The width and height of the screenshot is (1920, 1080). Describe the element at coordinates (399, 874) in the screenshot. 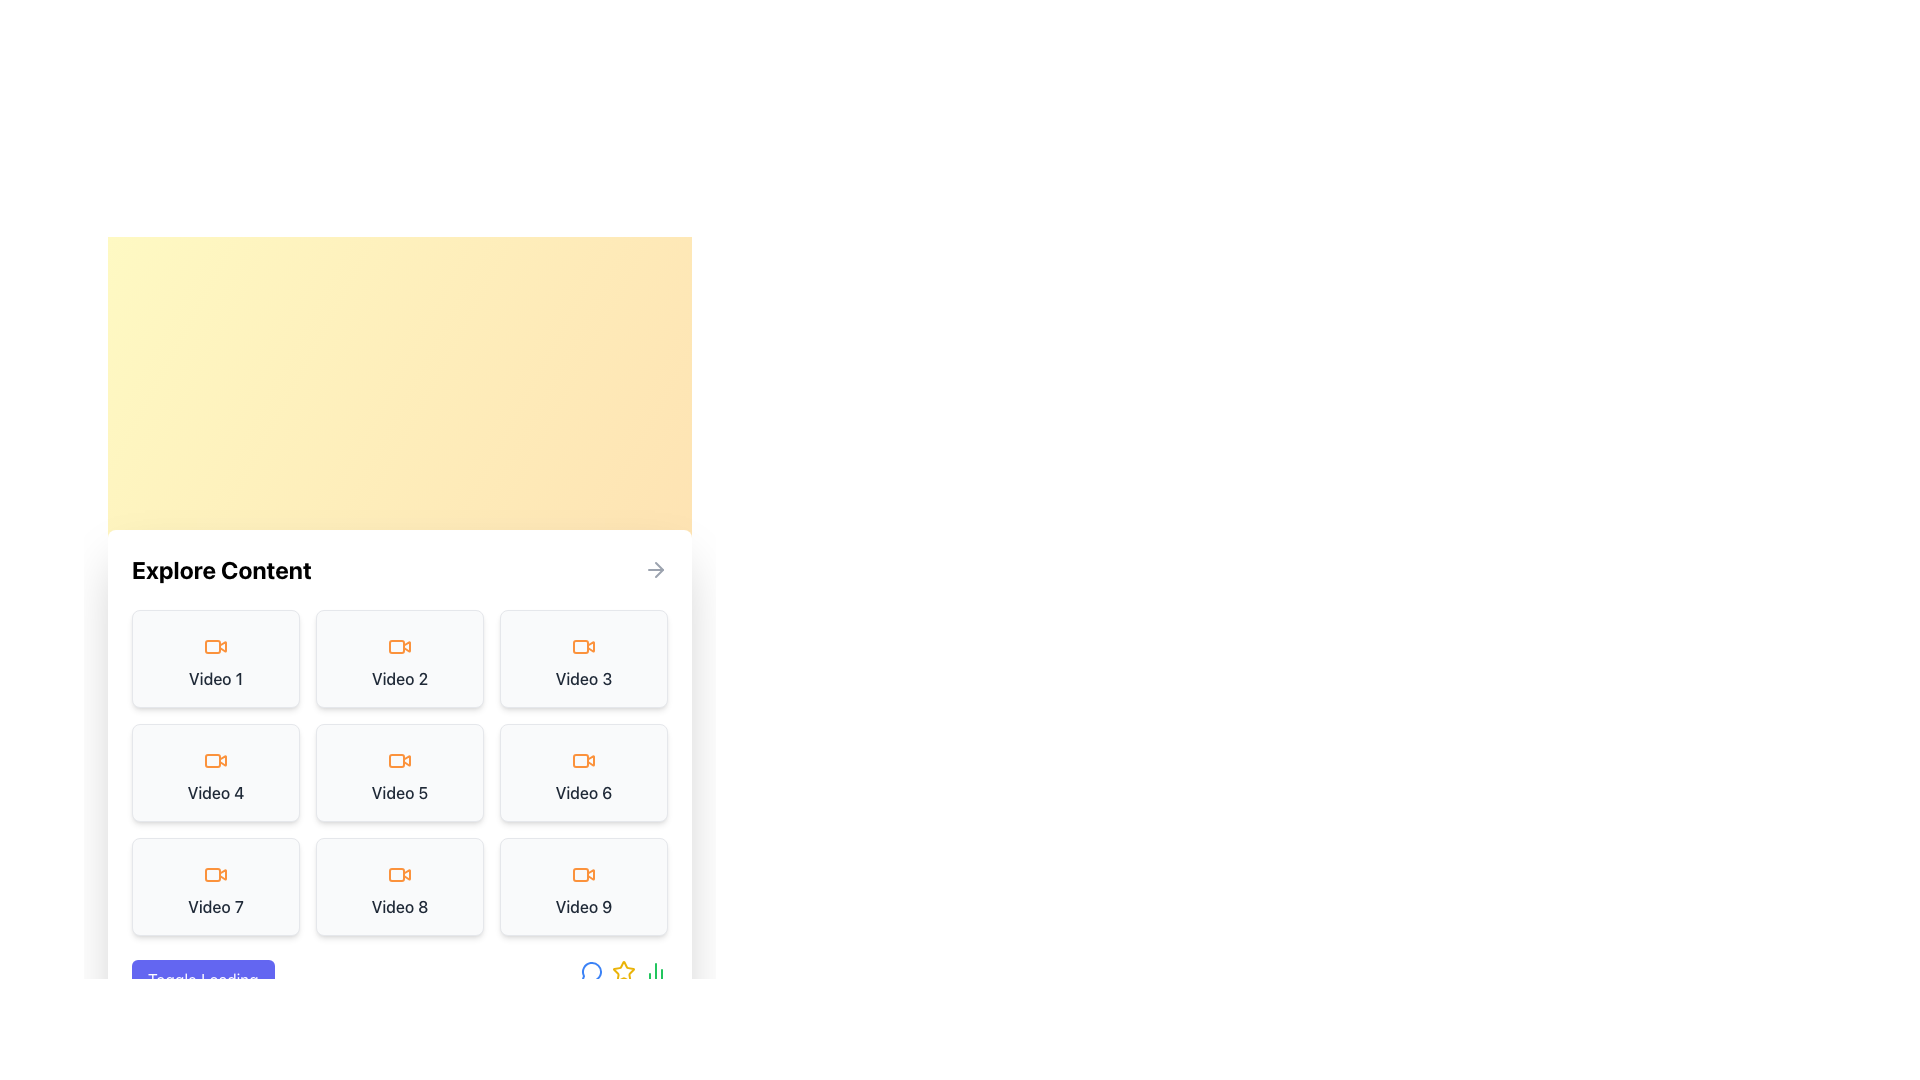

I see `the orange video icon, which is centrally aligned within a rectangular card that contains the text 'Video 8' at the bottom` at that location.